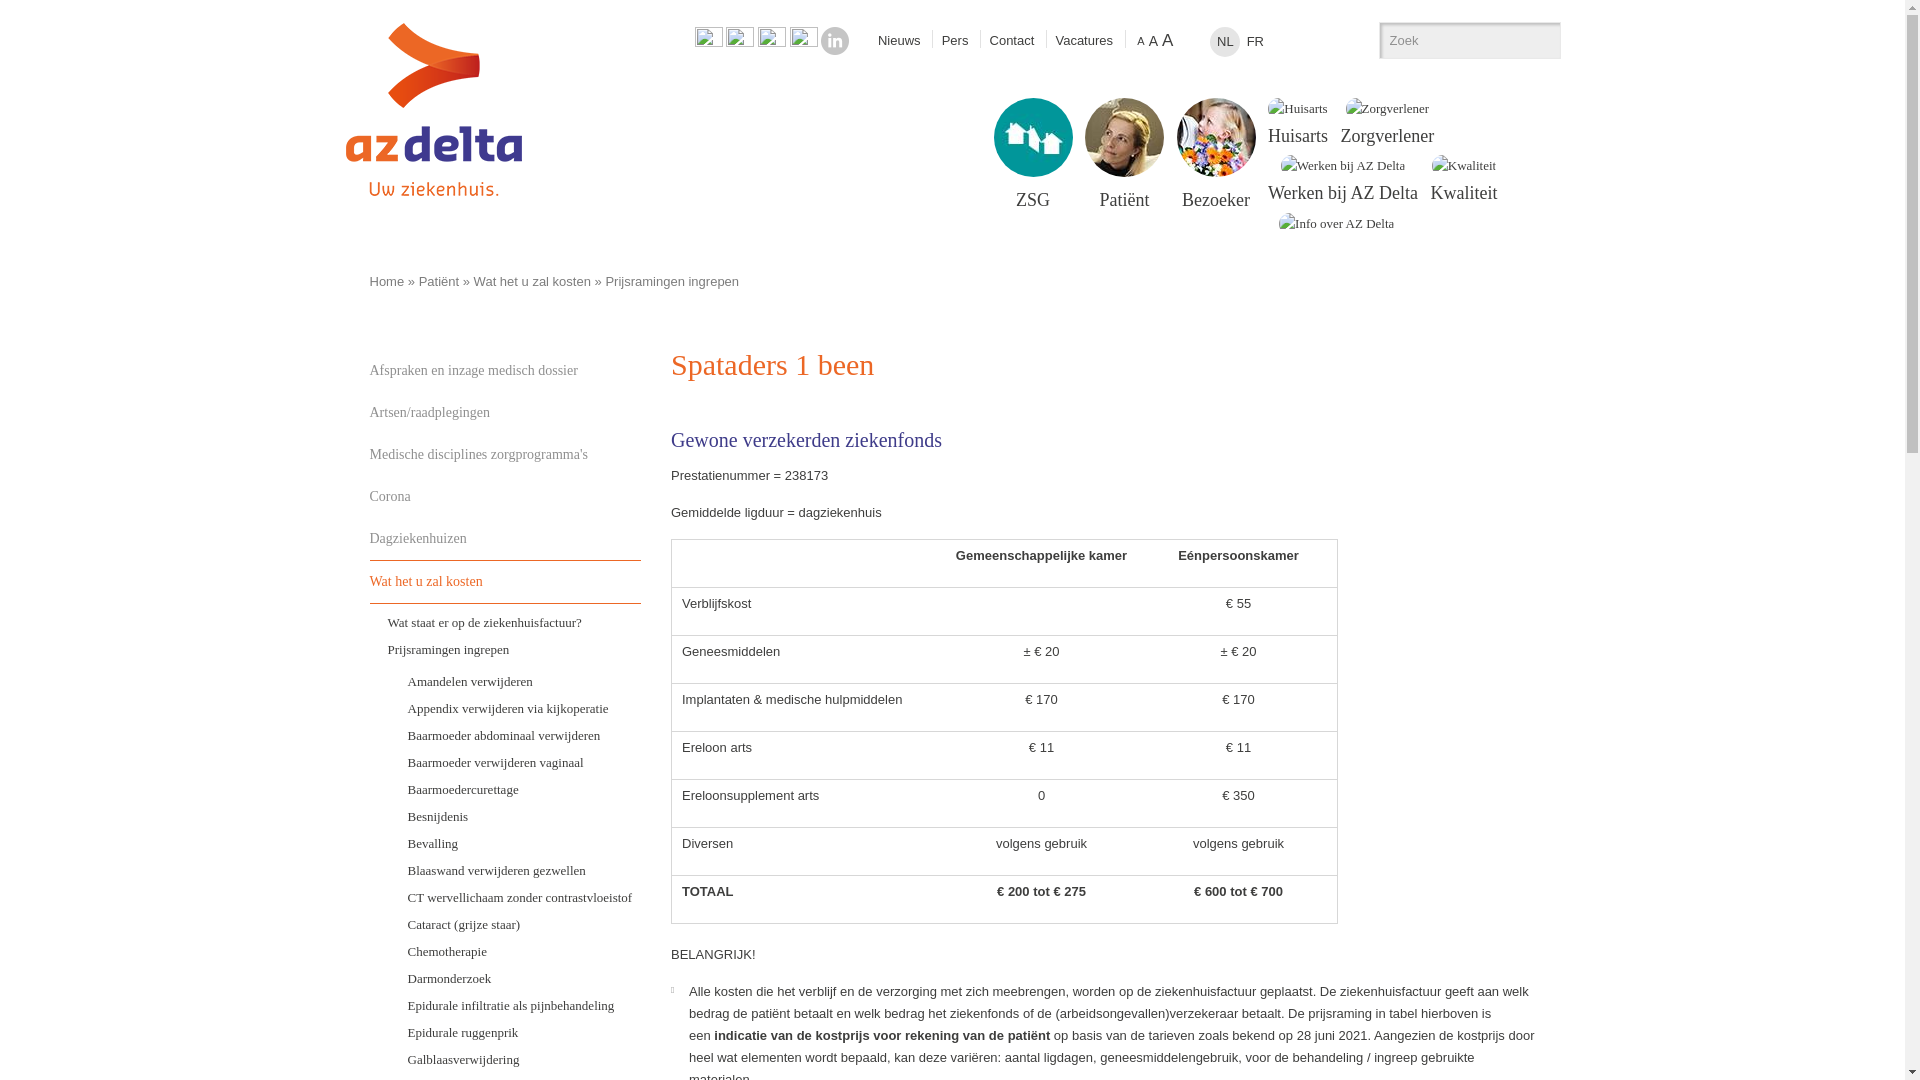 Image resolution: width=1920 pixels, height=1080 pixels. I want to click on 'Wat staat er op de ziekenhuisfactuur?', so click(505, 620).